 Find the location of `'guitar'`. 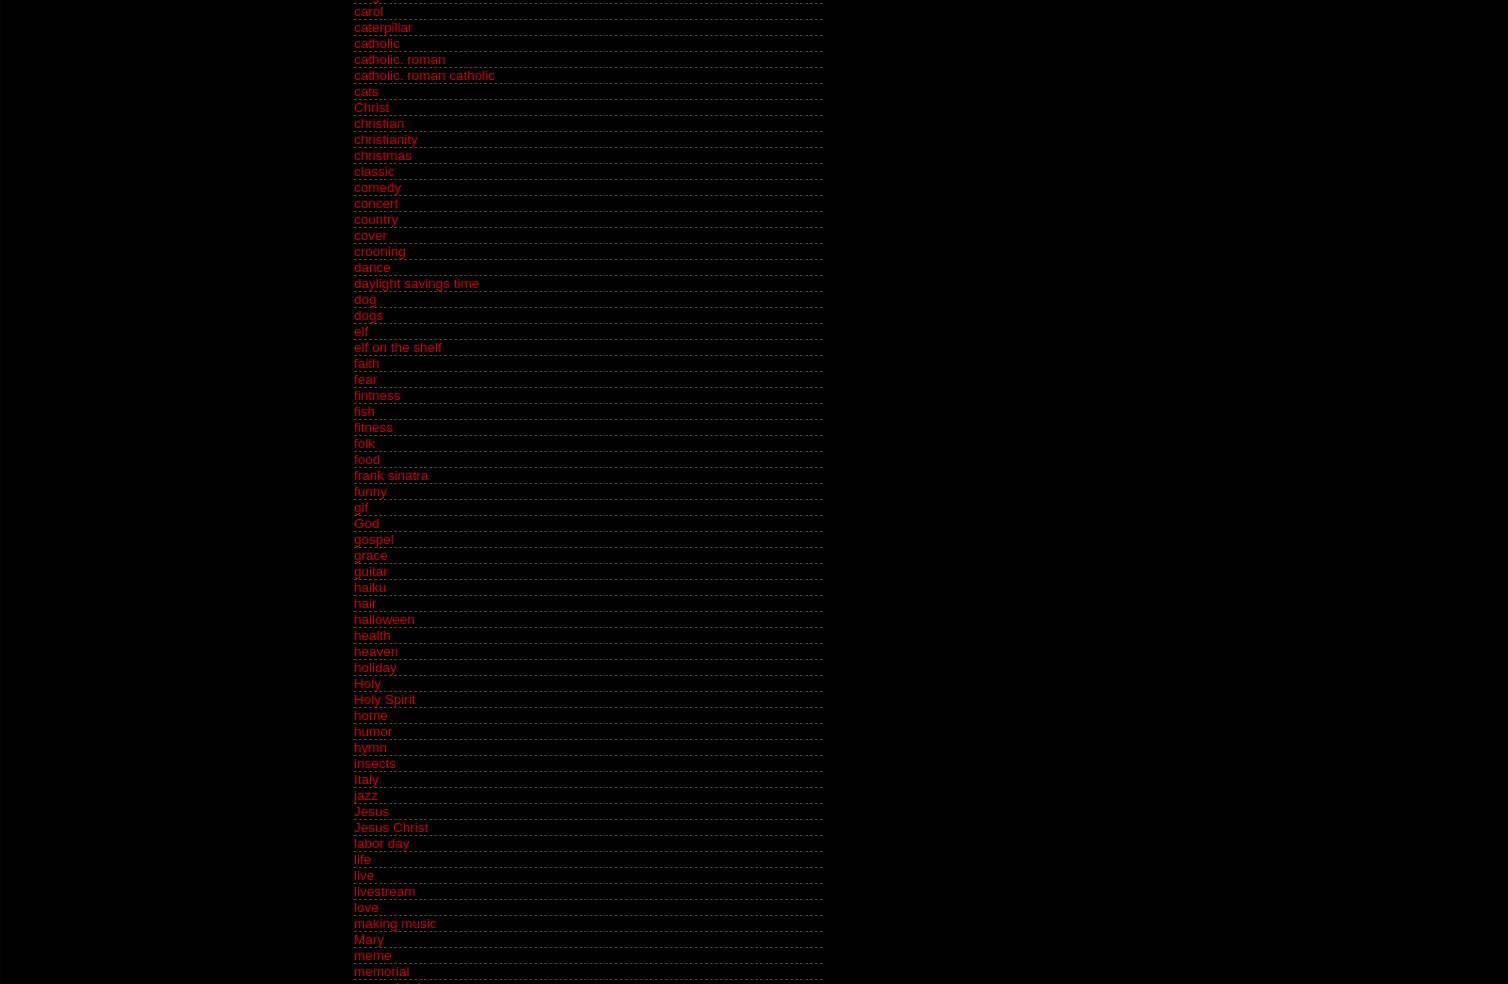

'guitar' is located at coordinates (352, 570).